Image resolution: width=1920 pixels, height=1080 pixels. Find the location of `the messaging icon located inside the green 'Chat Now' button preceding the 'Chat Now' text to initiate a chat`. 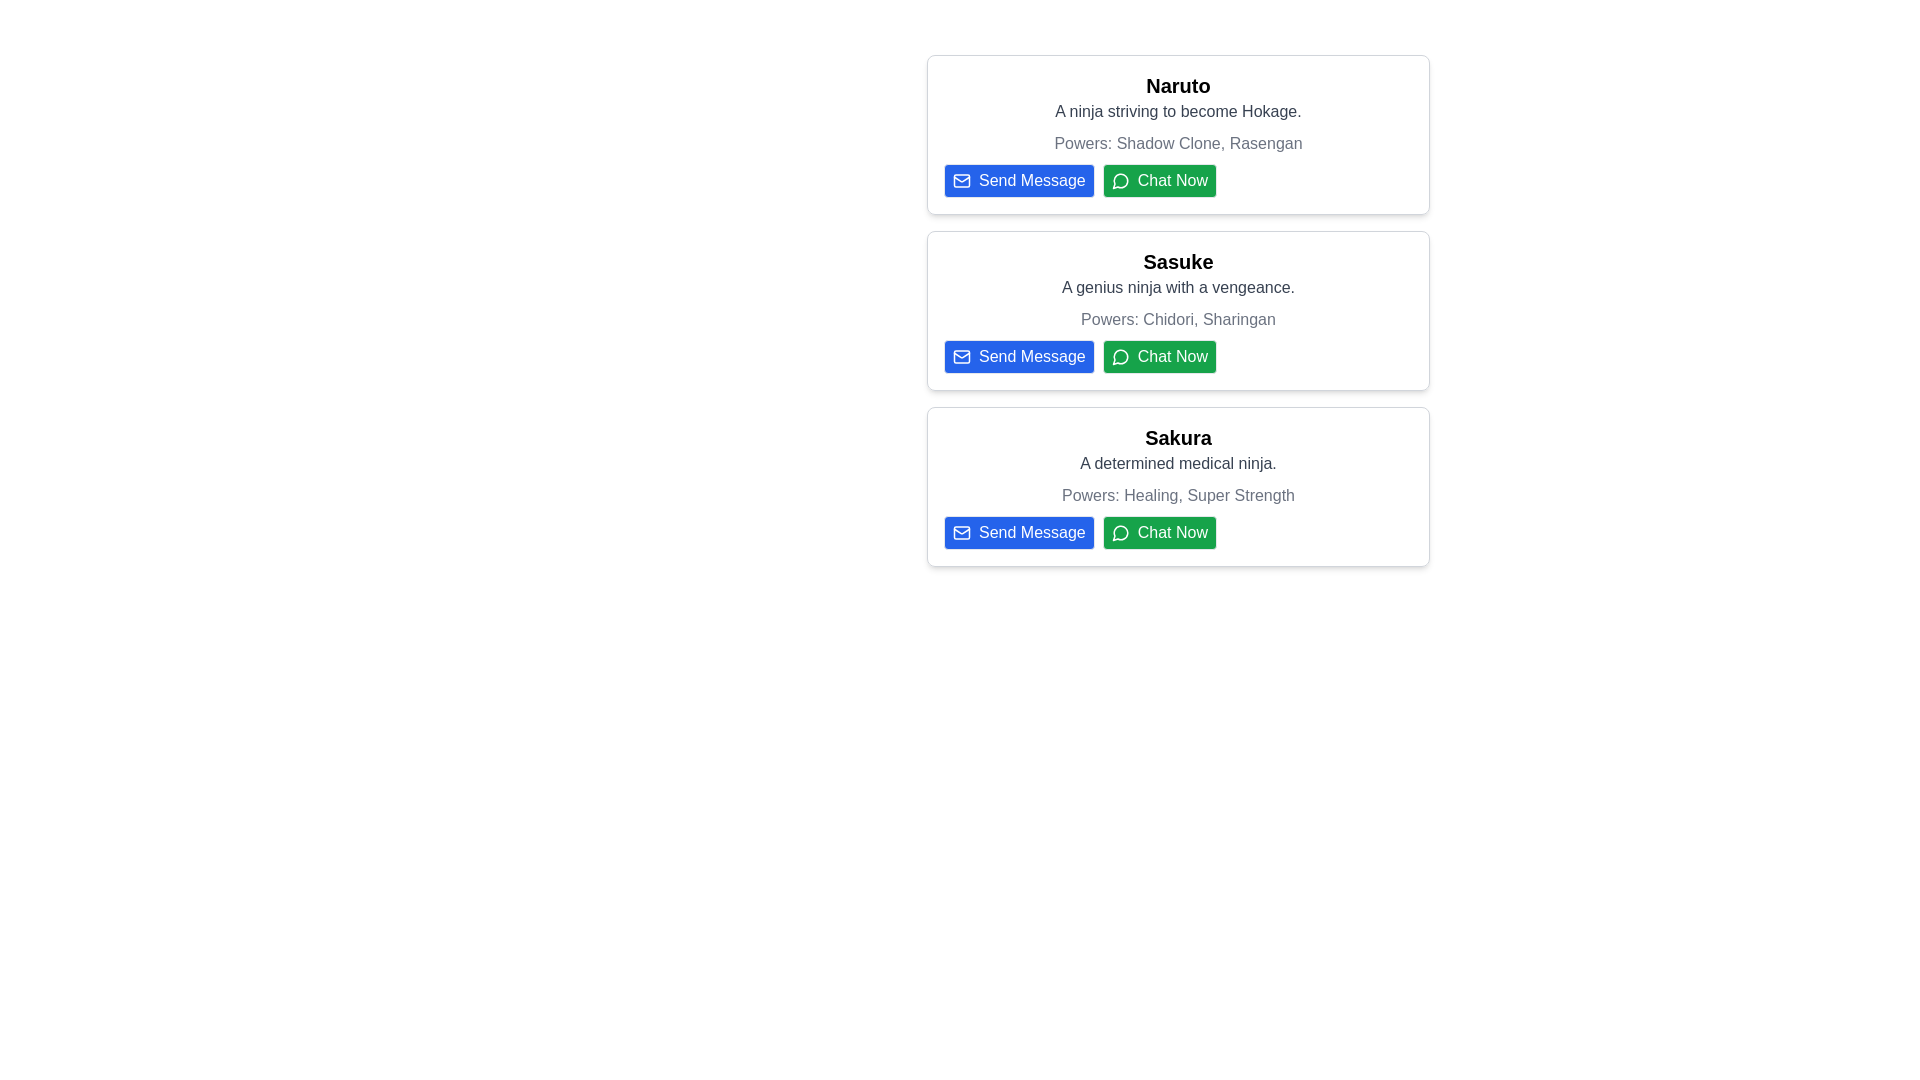

the messaging icon located inside the green 'Chat Now' button preceding the 'Chat Now' text to initiate a chat is located at coordinates (1120, 356).